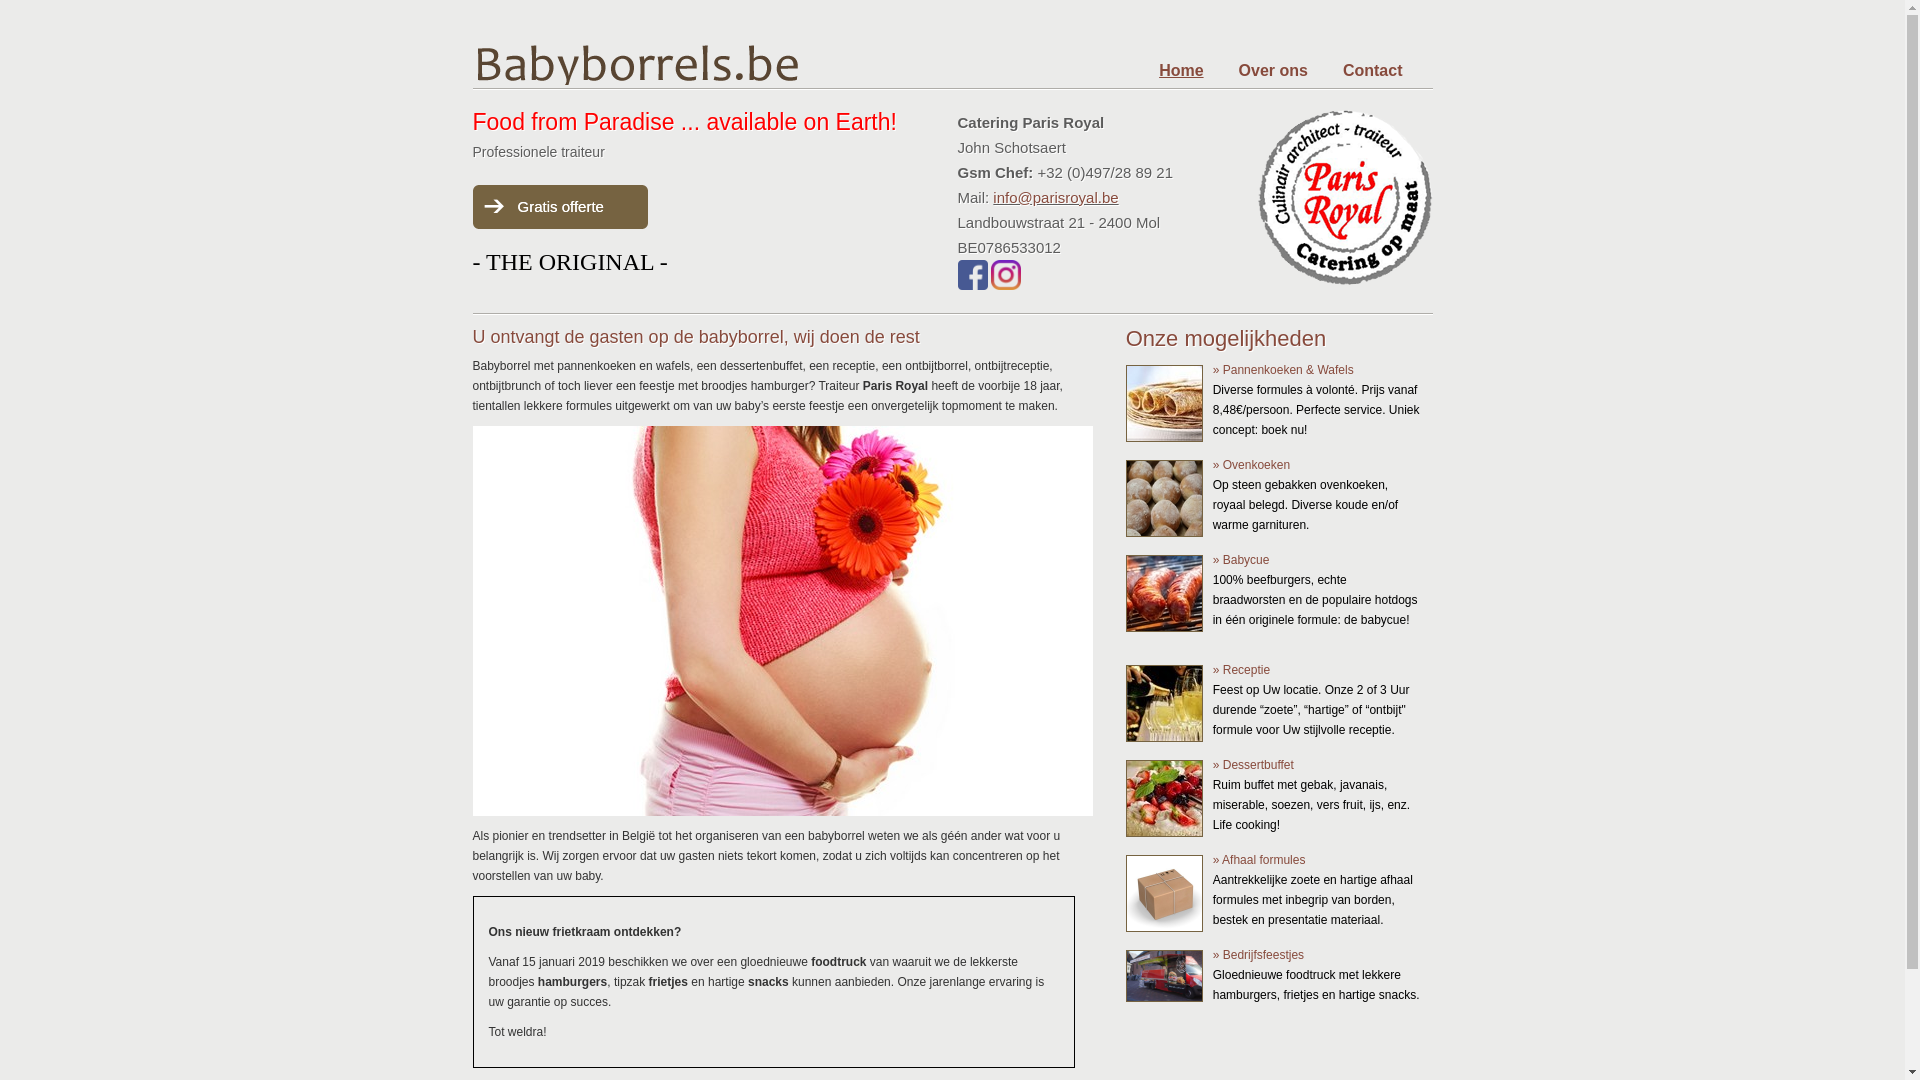 This screenshot has width=1920, height=1080. I want to click on 'Home', so click(1180, 69).